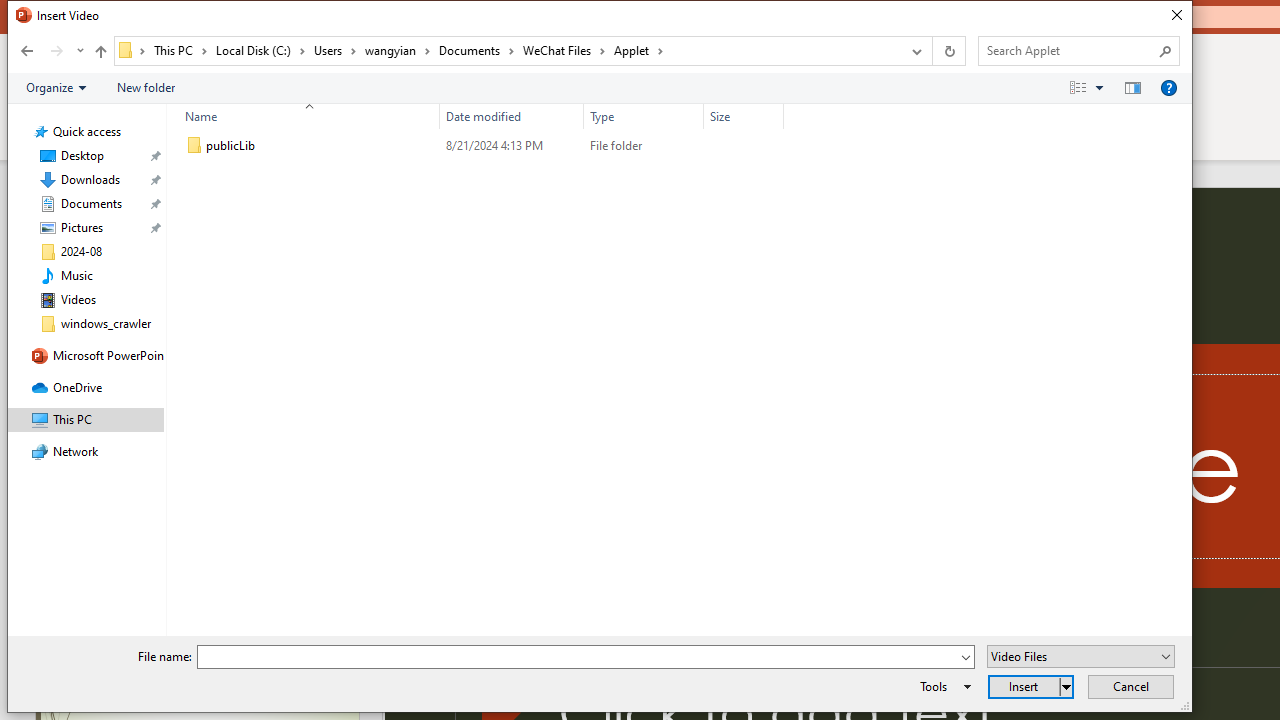 This screenshot has width=1280, height=720. Describe the element at coordinates (321, 145) in the screenshot. I see `'Name'` at that location.